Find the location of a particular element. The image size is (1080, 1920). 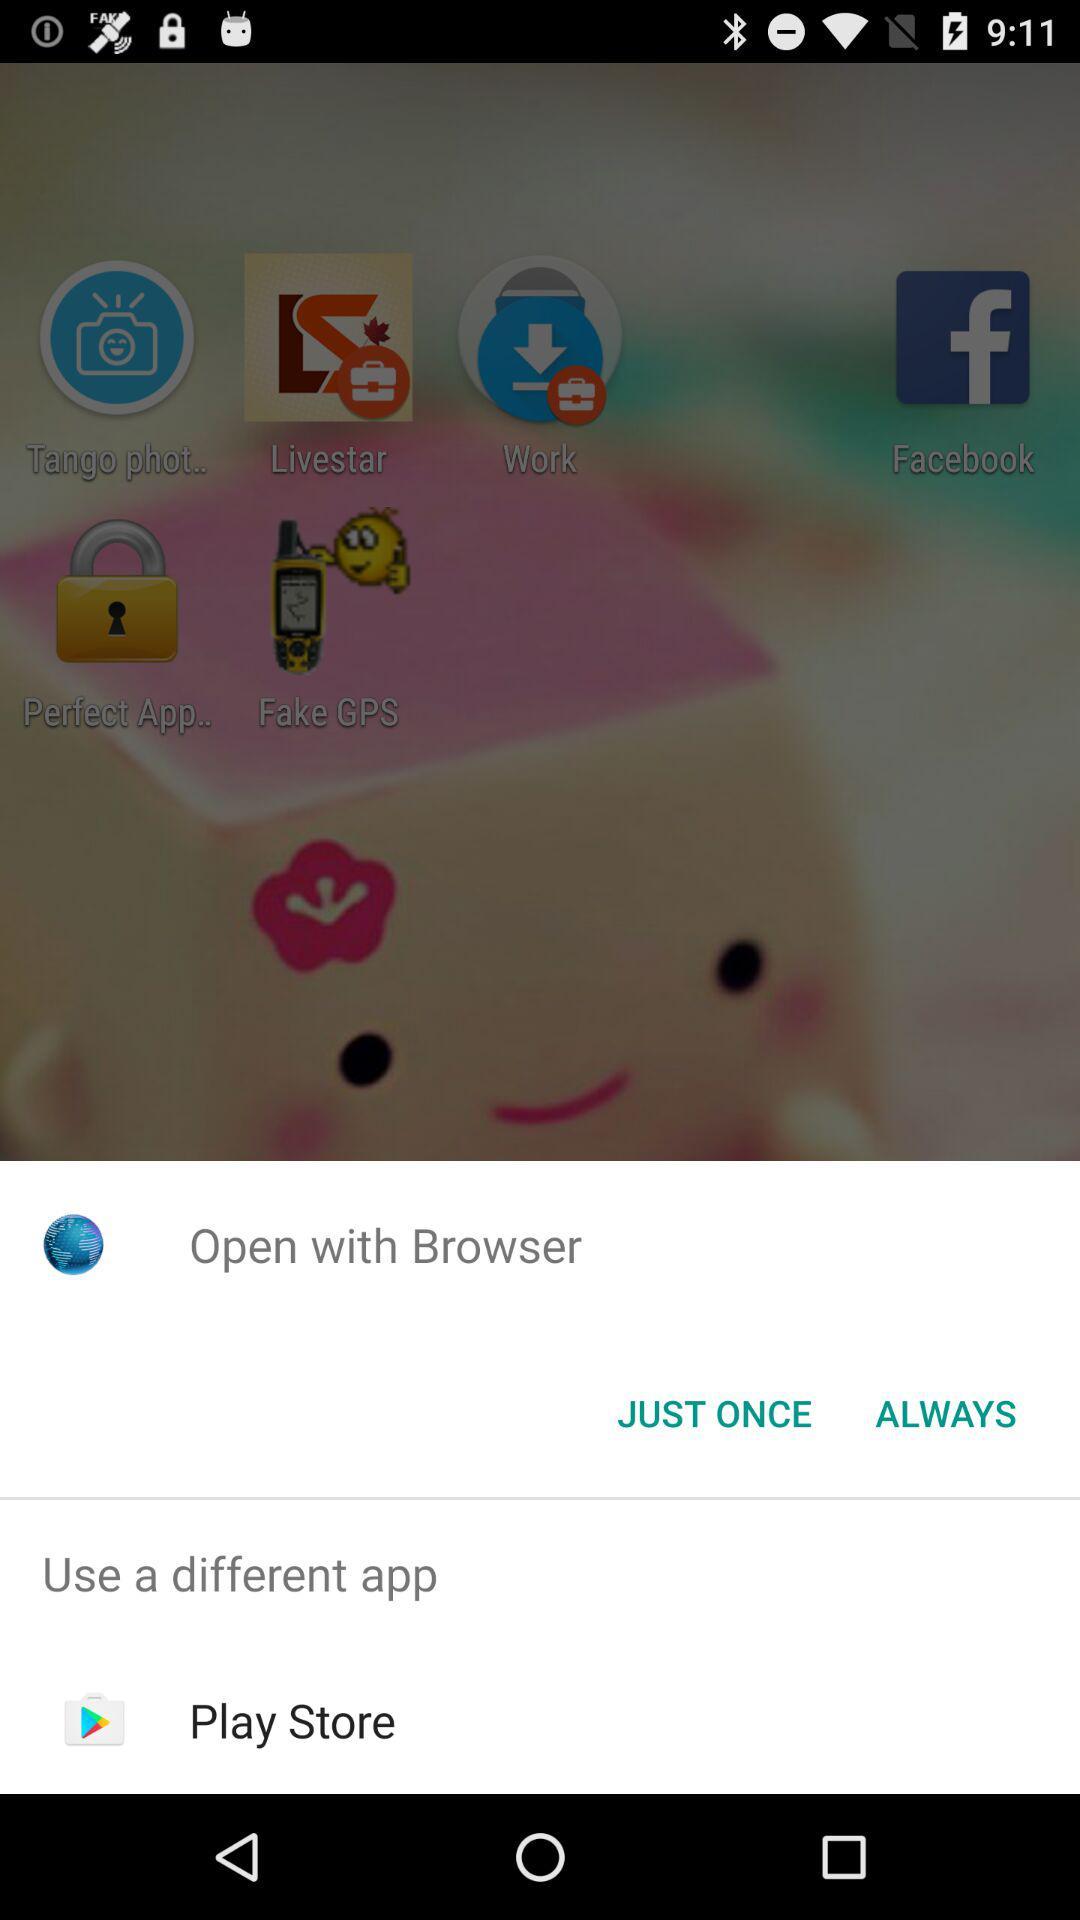

the app below the open with browser is located at coordinates (713, 1411).